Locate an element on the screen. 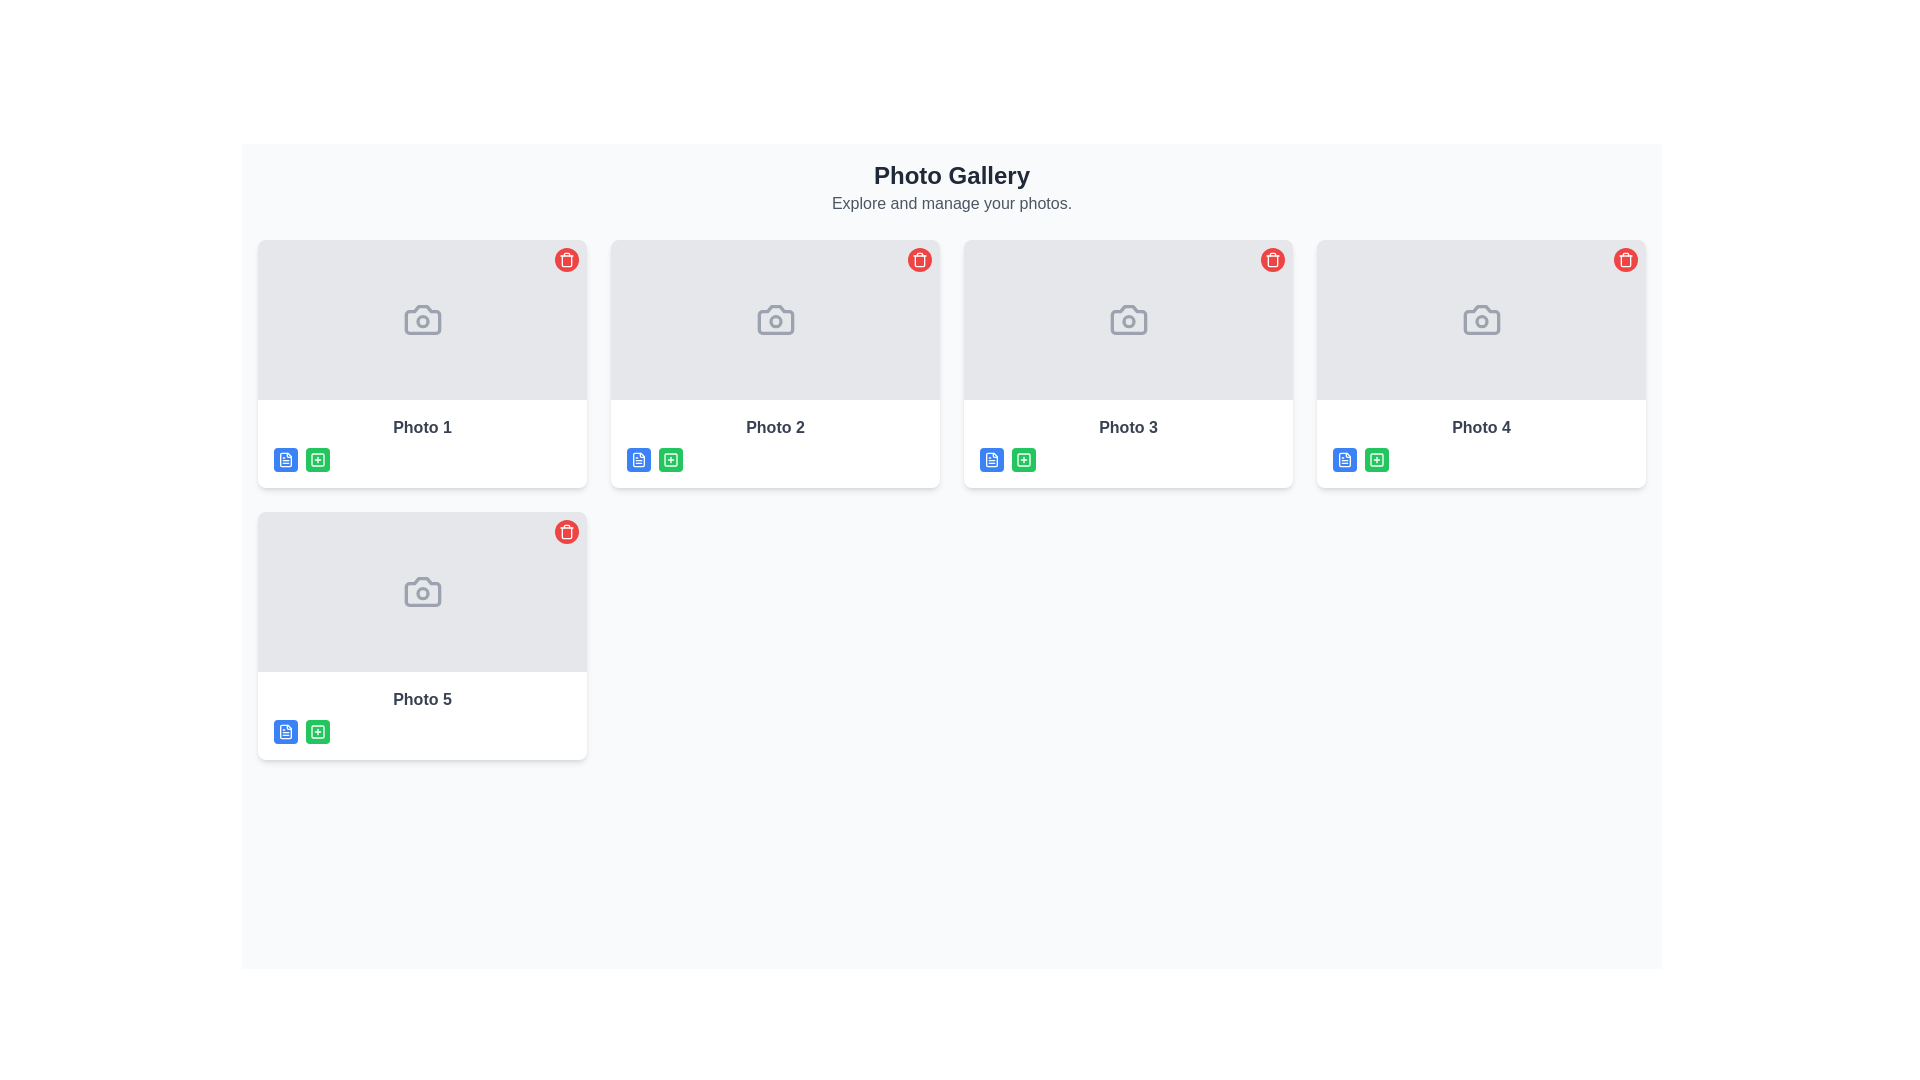 This screenshot has height=1080, width=1920. the interactive icon element located under the photo preview area for 'Photo 3', indicating a function such as adding or editing a photo is located at coordinates (1023, 459).